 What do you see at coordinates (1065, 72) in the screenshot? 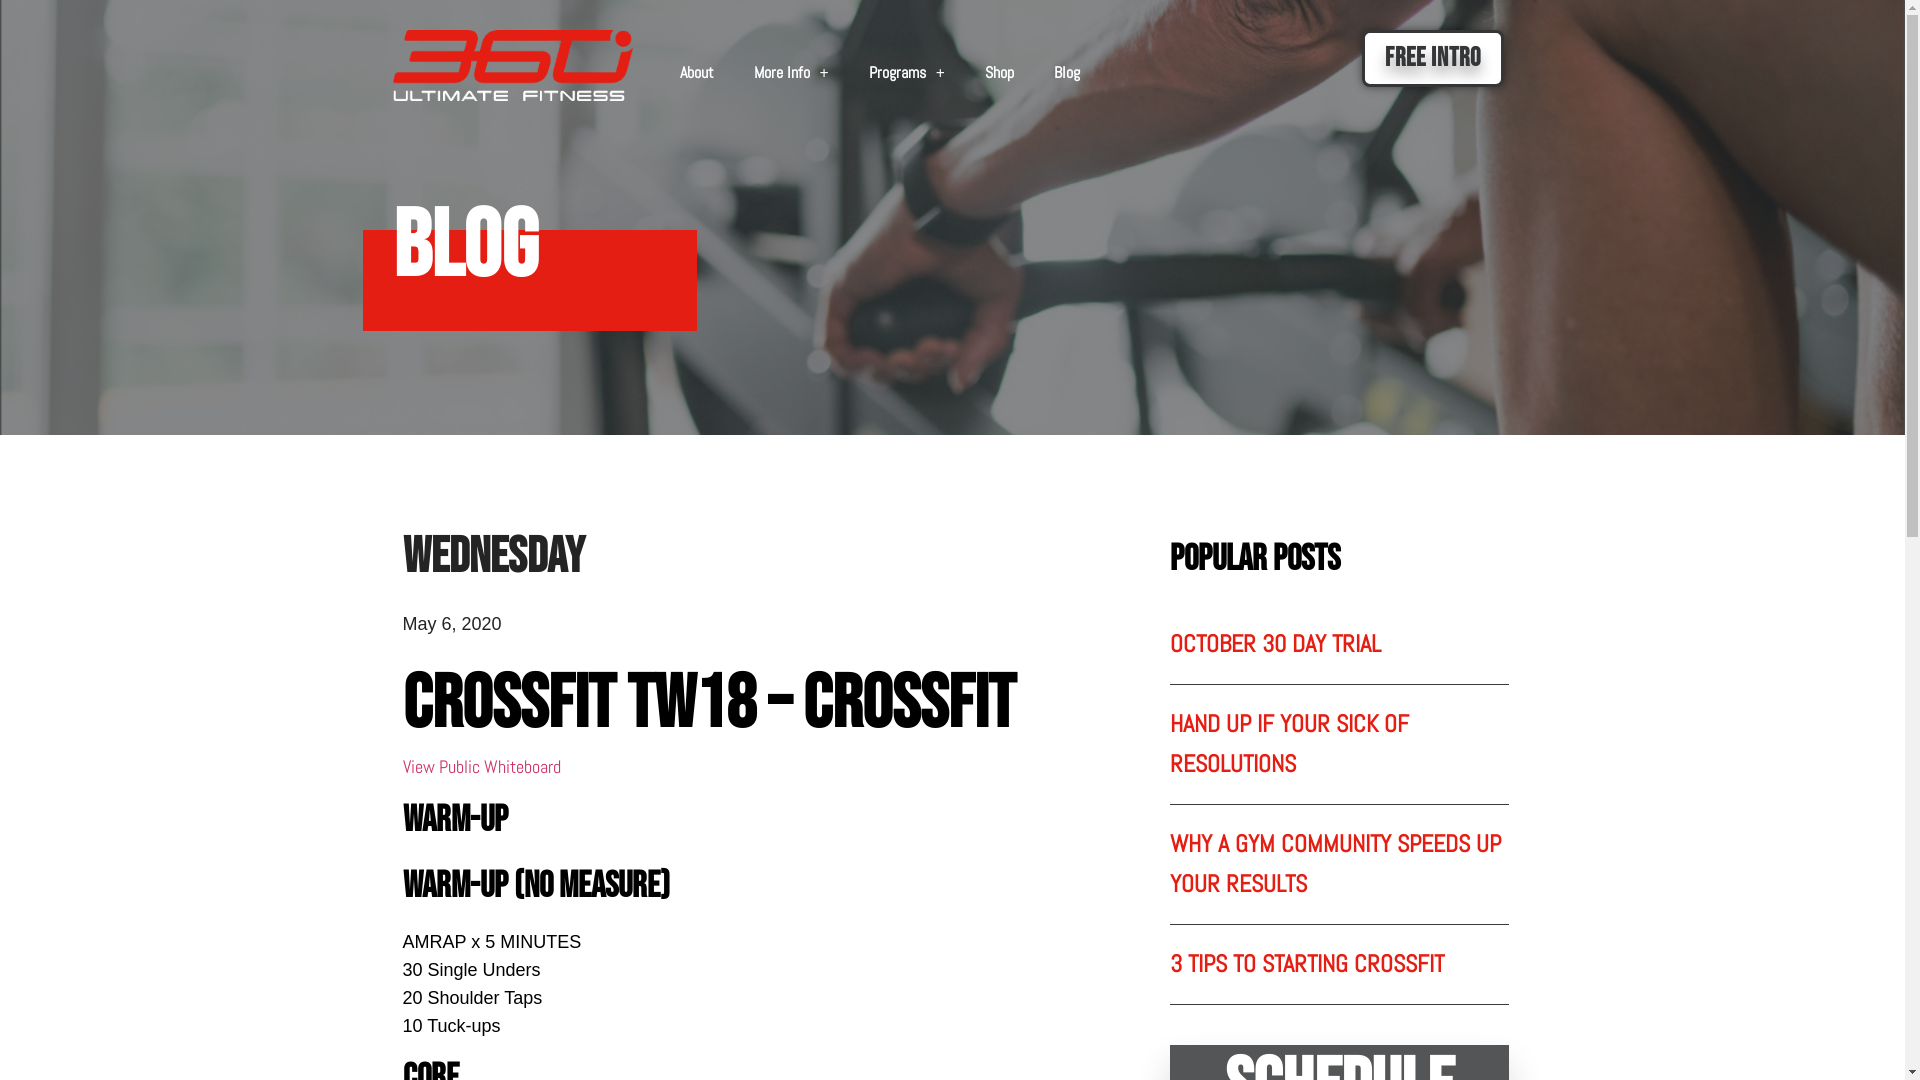
I see `'Blog'` at bounding box center [1065, 72].